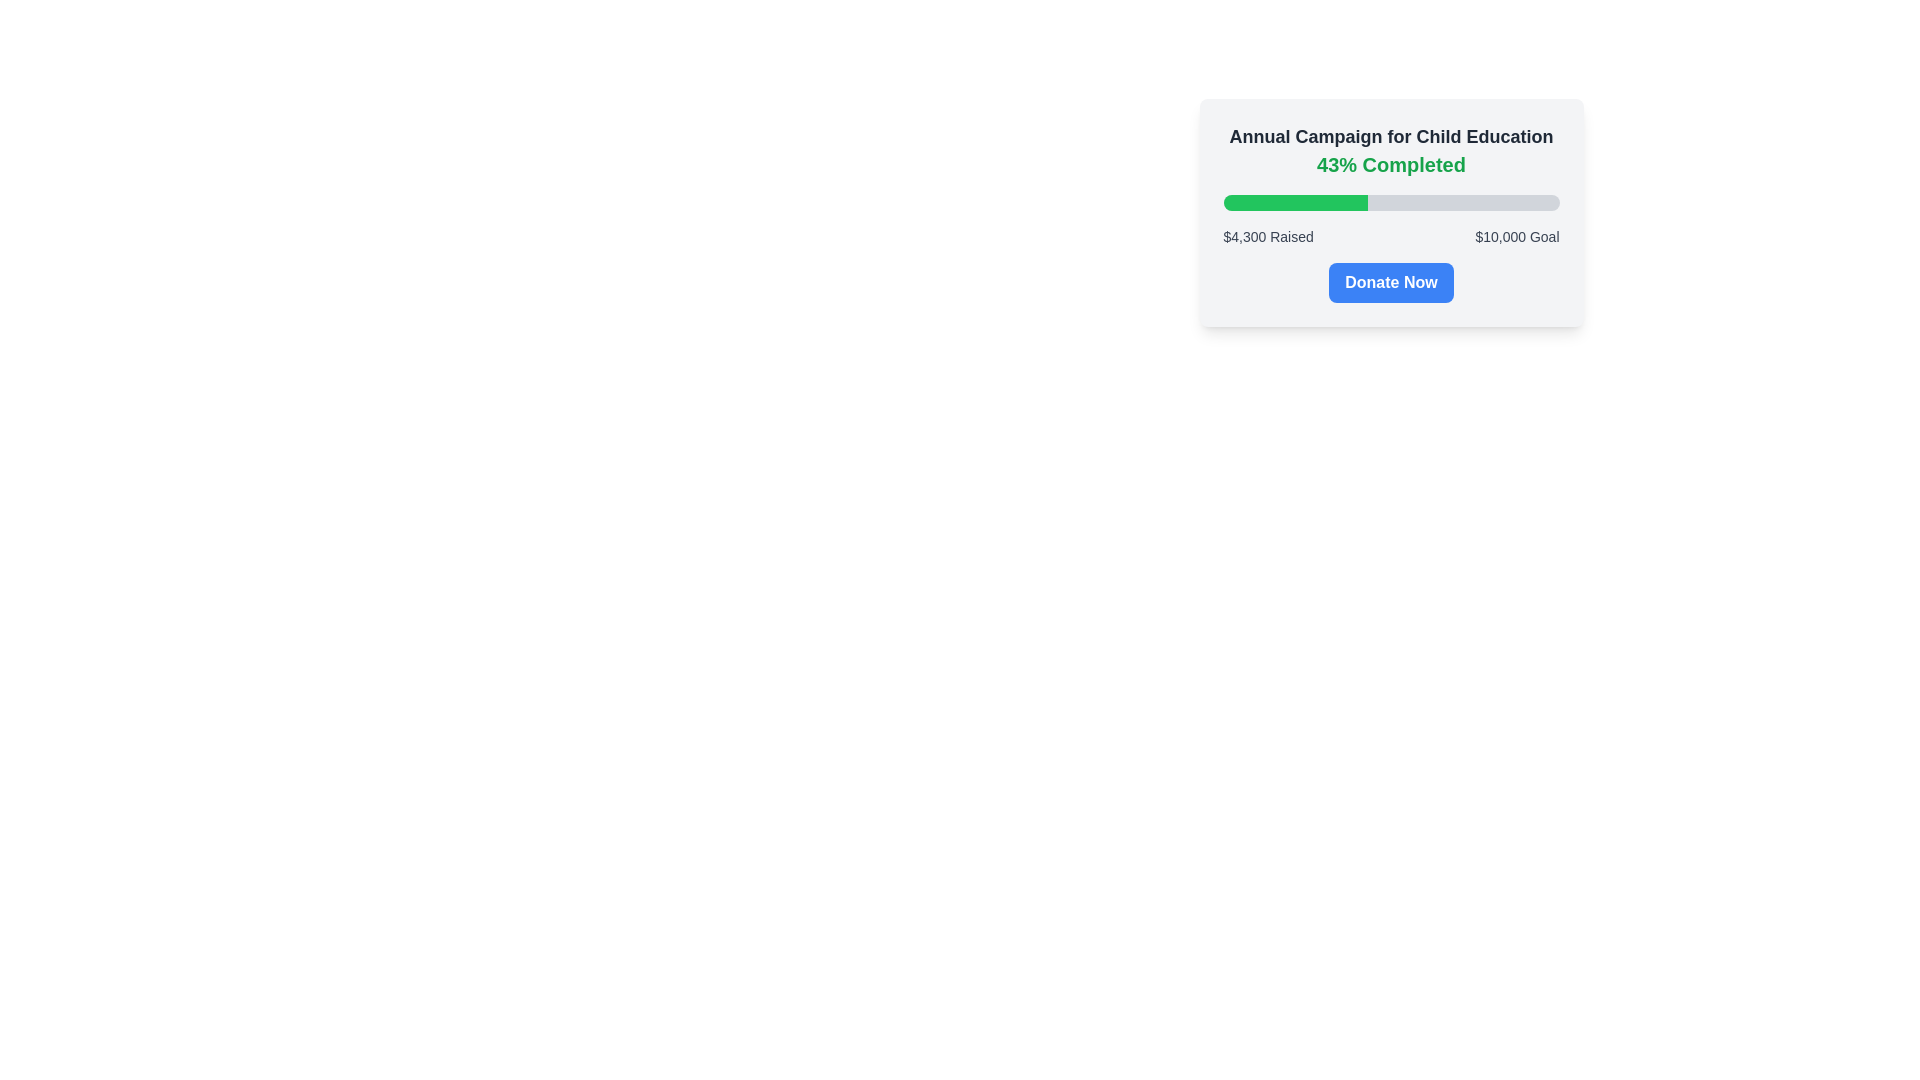 Image resolution: width=1920 pixels, height=1080 pixels. I want to click on the donation button located at the bottom of the fundraising campaign details to initiate the donation process, so click(1390, 282).